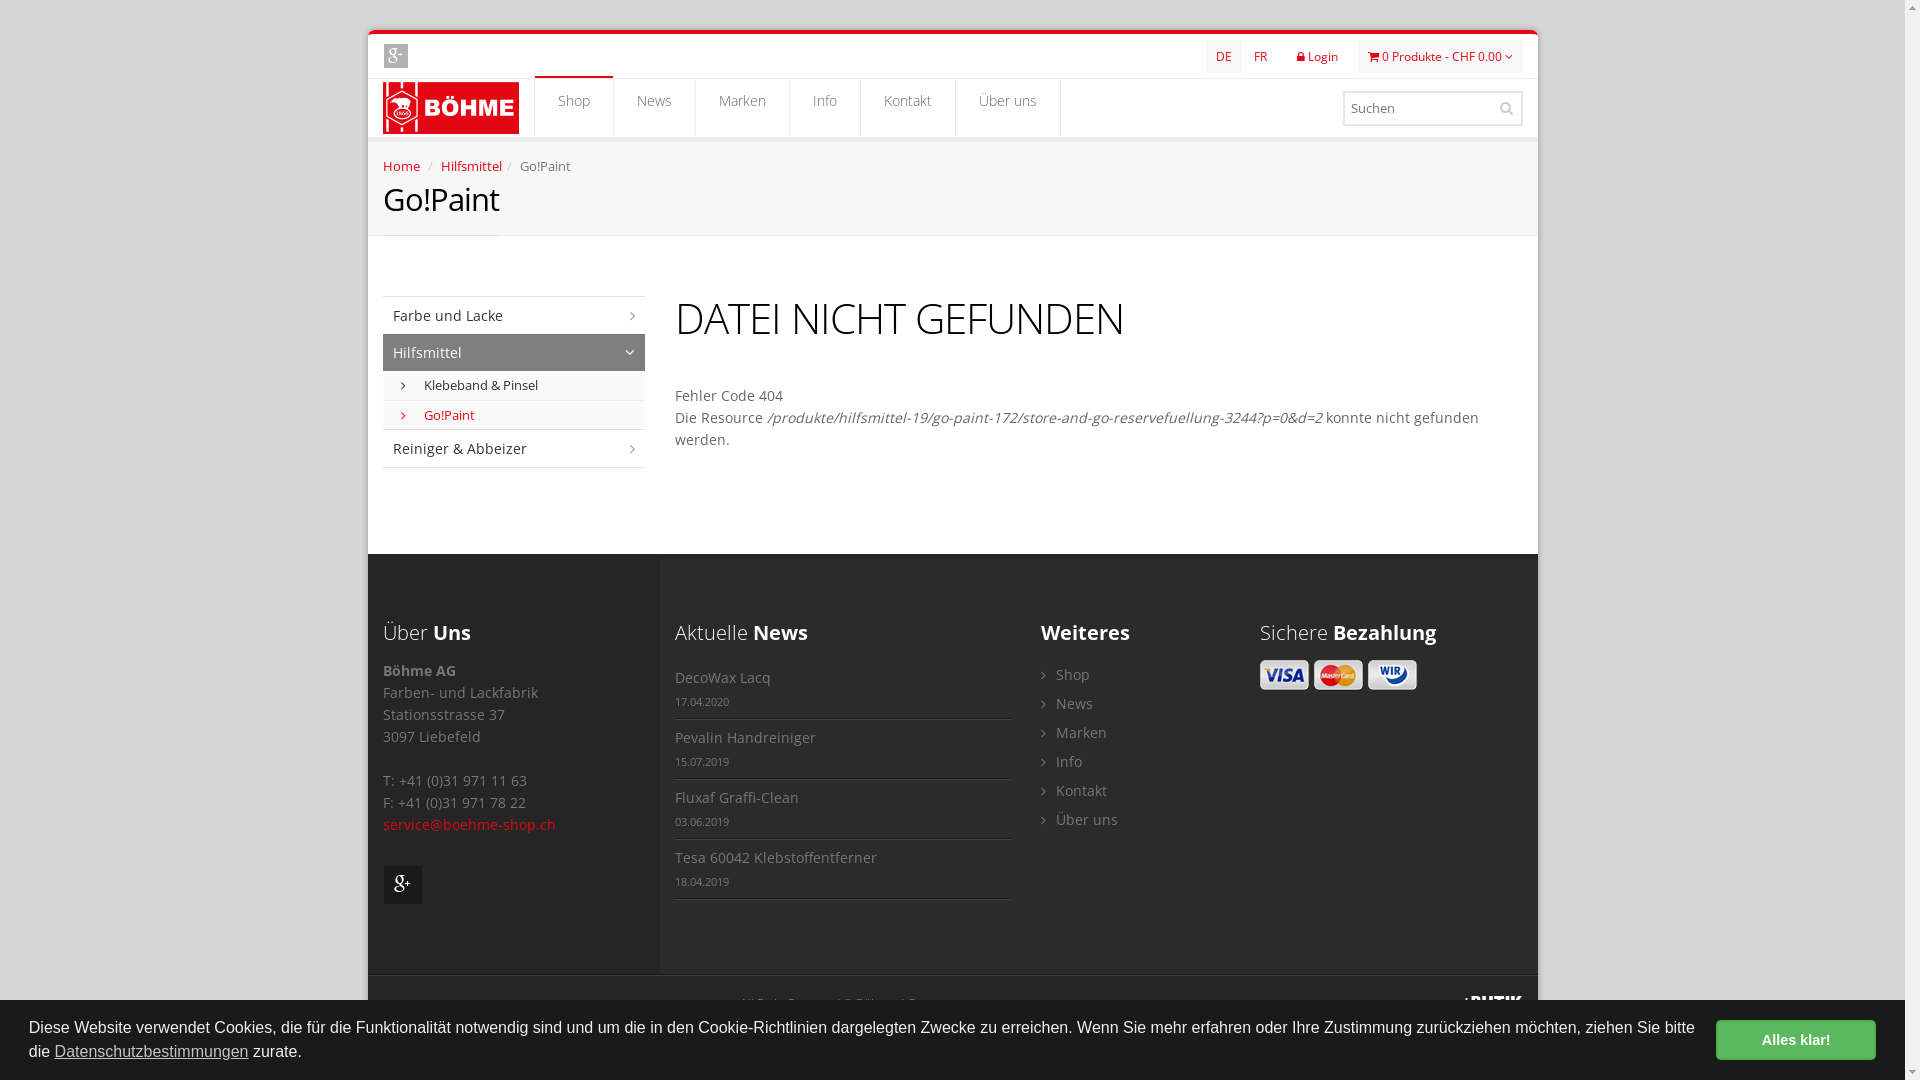 The image size is (1920, 1080). I want to click on 'FR', so click(1259, 55).